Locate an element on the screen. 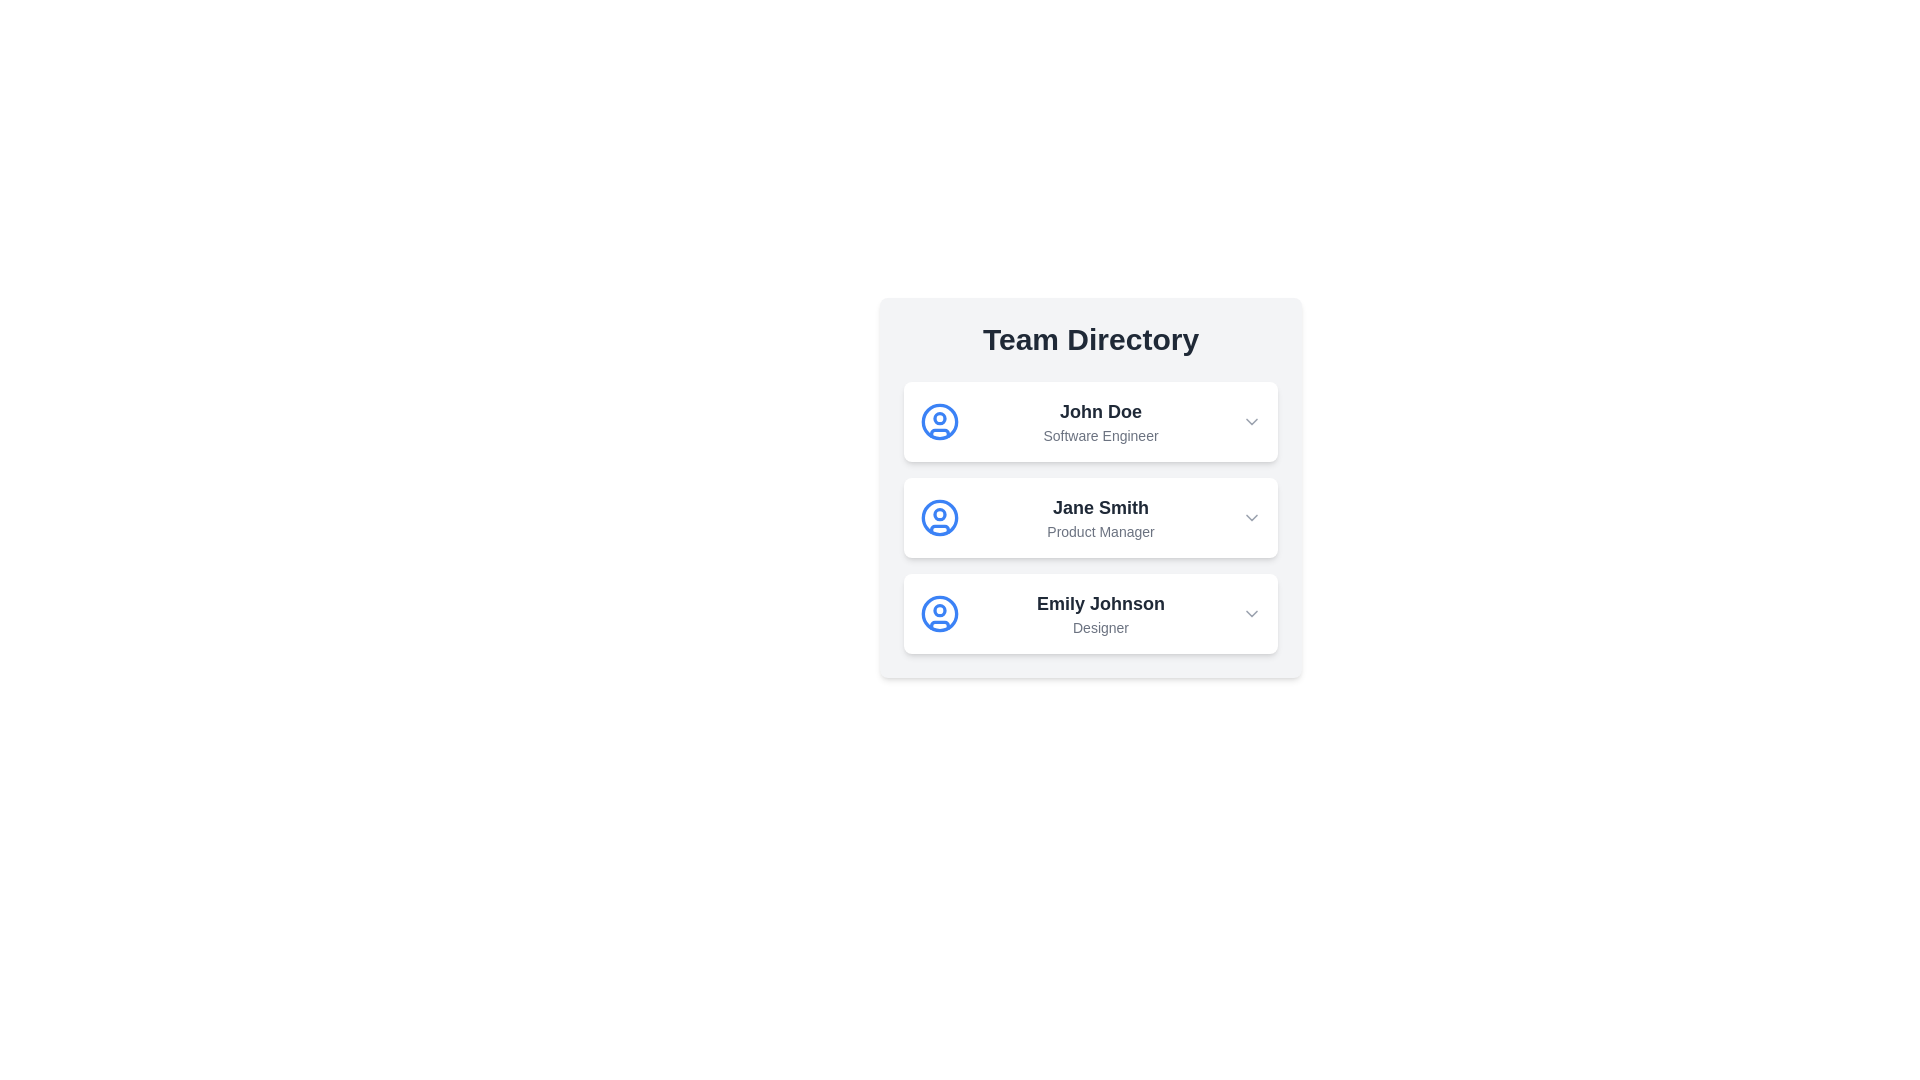 The width and height of the screenshot is (1920, 1080). the background of the card to select the item Emily Johnson is located at coordinates (1089, 612).